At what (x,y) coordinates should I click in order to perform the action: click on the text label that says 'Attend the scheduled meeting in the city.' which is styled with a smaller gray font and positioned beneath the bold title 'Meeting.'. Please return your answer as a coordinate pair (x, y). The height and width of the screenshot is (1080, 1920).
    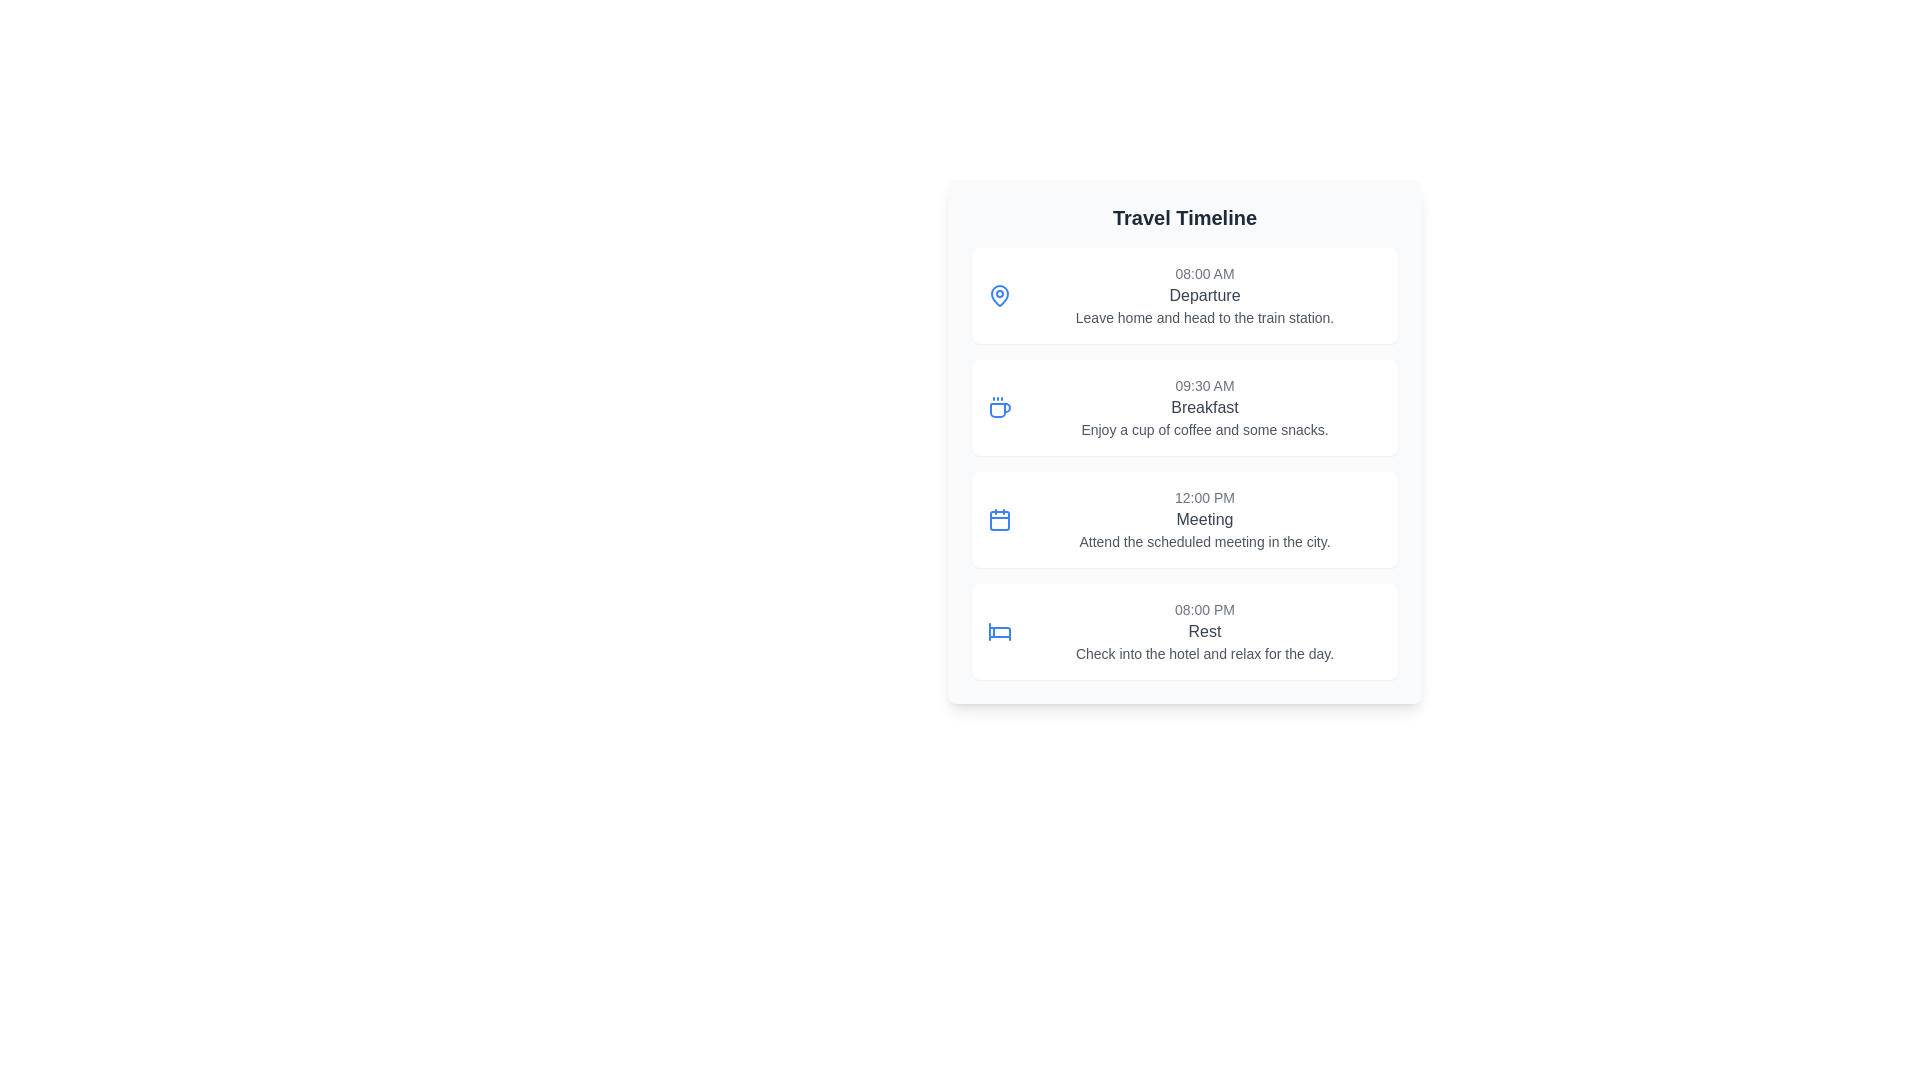
    Looking at the image, I should click on (1203, 542).